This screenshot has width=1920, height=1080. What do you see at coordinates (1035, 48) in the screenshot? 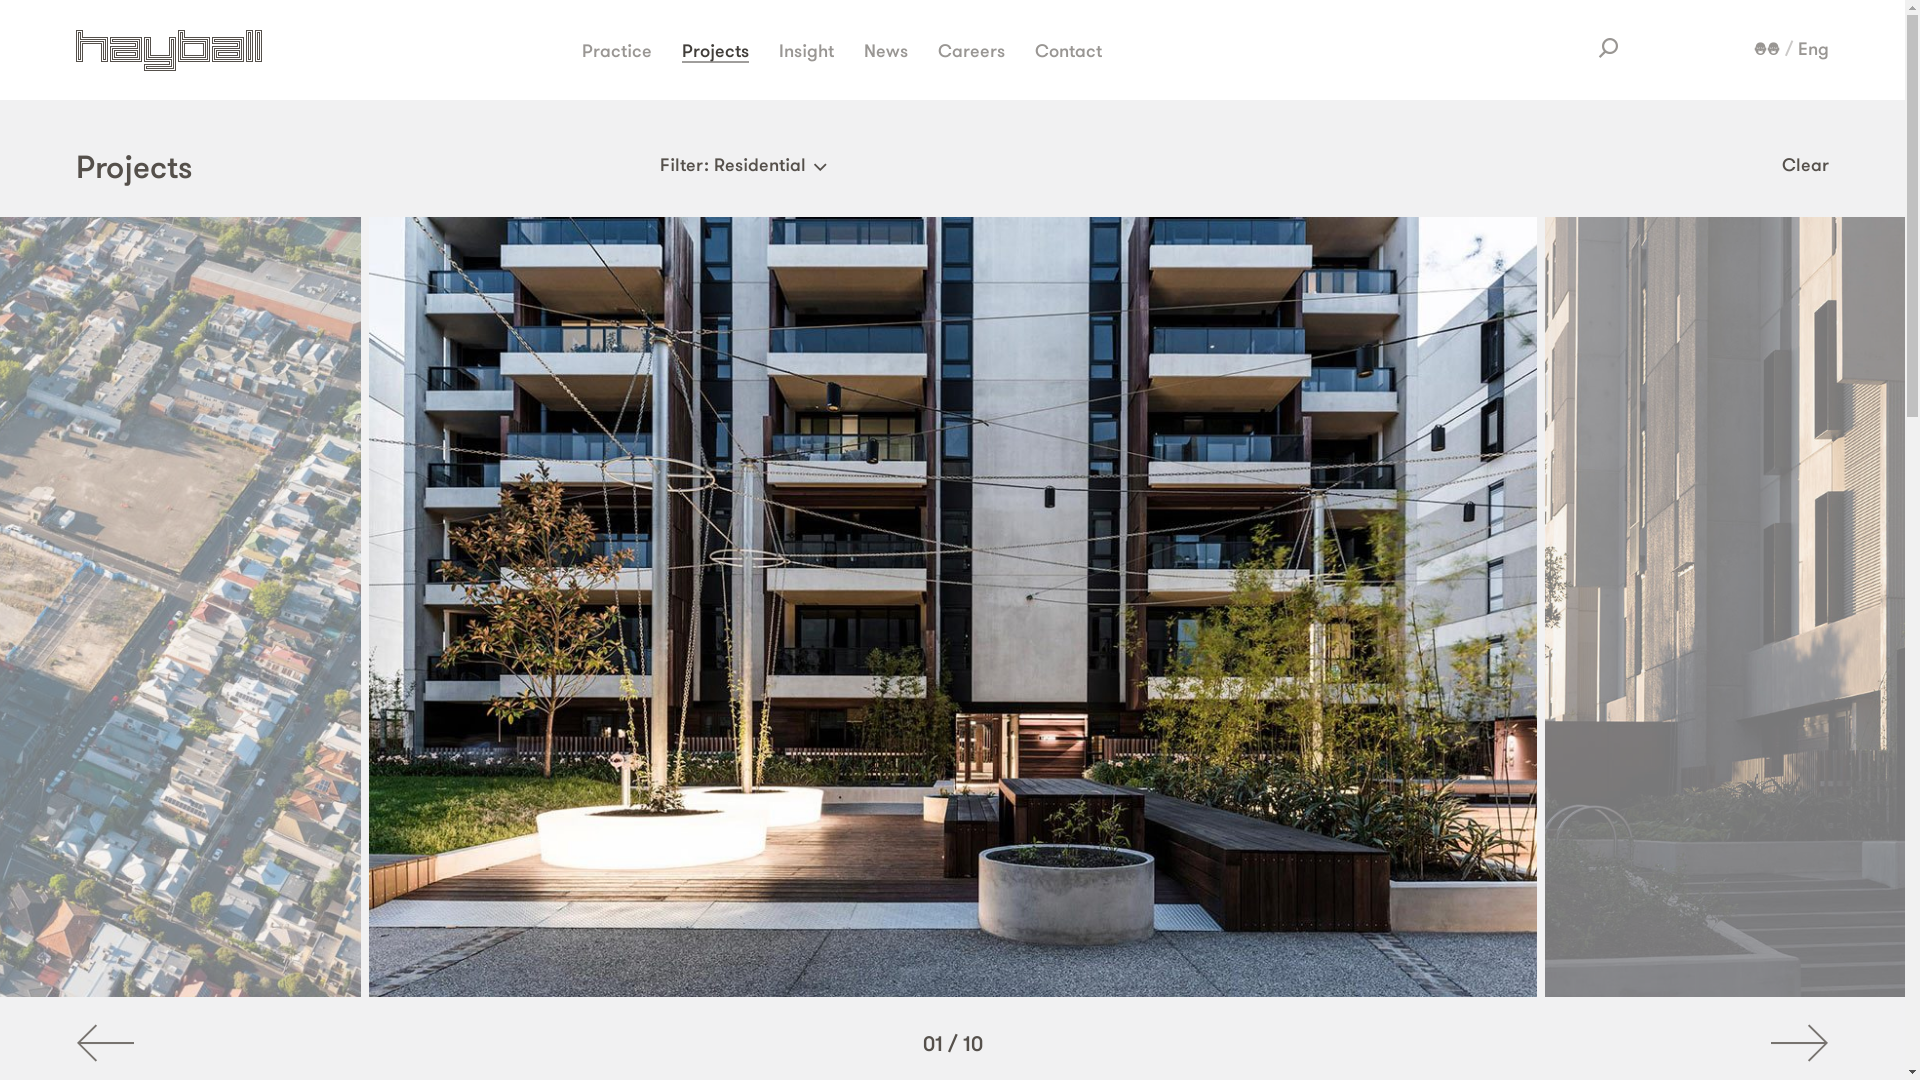
I see `'Contact'` at bounding box center [1035, 48].